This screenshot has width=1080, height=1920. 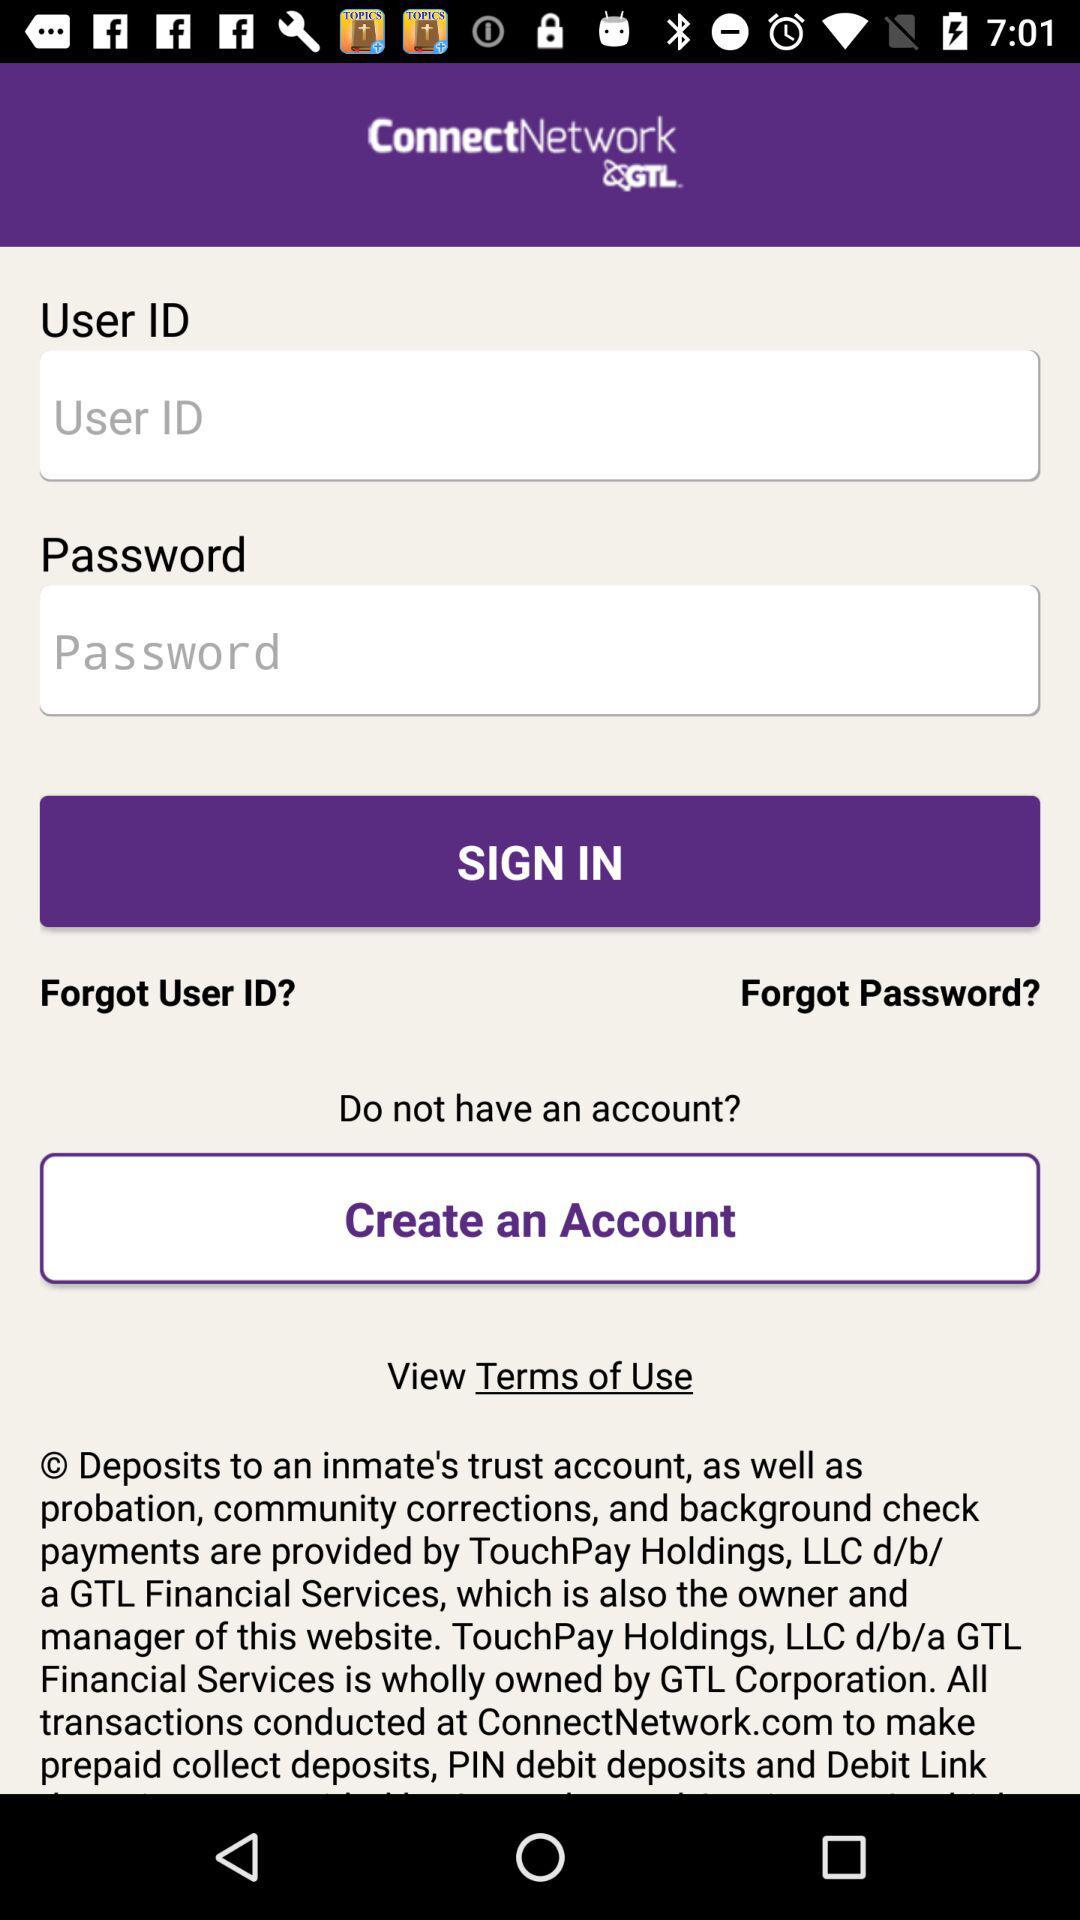 I want to click on icon above the forgot user id? icon, so click(x=540, y=861).